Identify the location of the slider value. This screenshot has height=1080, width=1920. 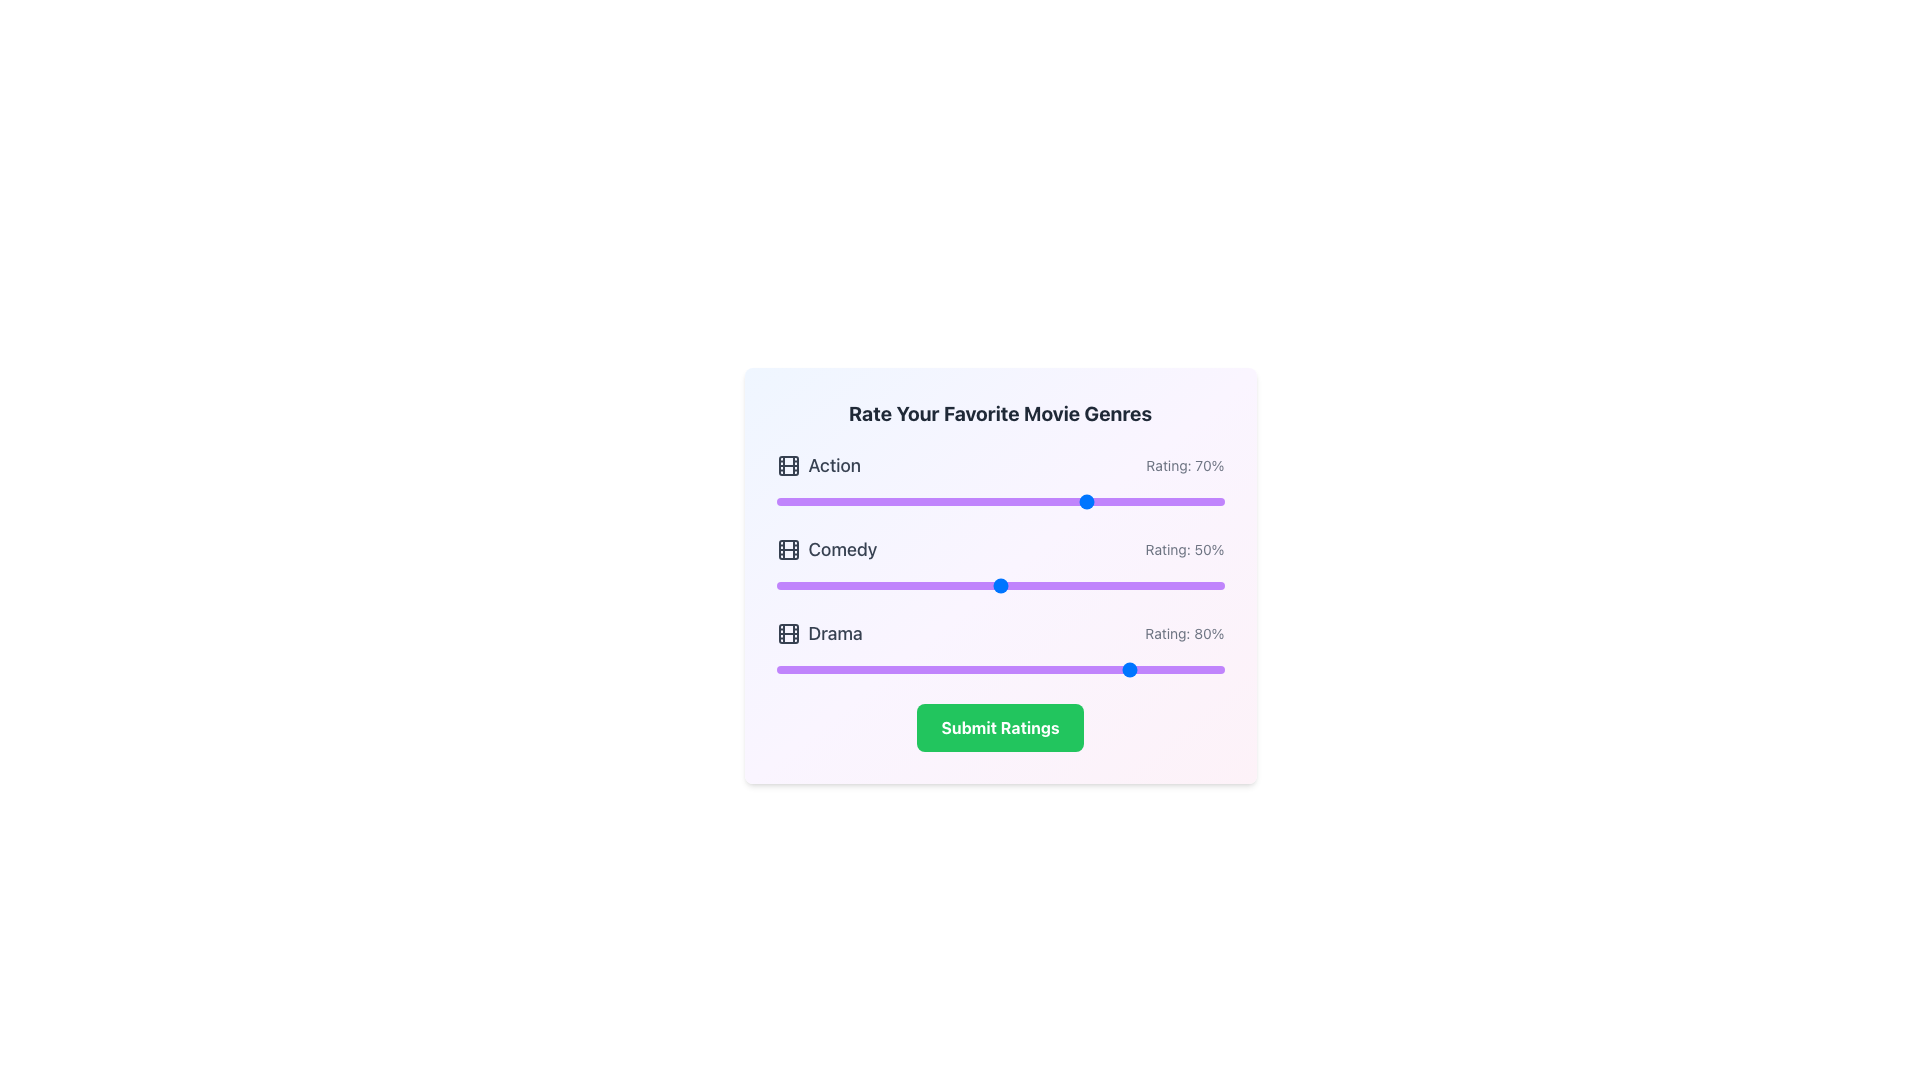
(875, 670).